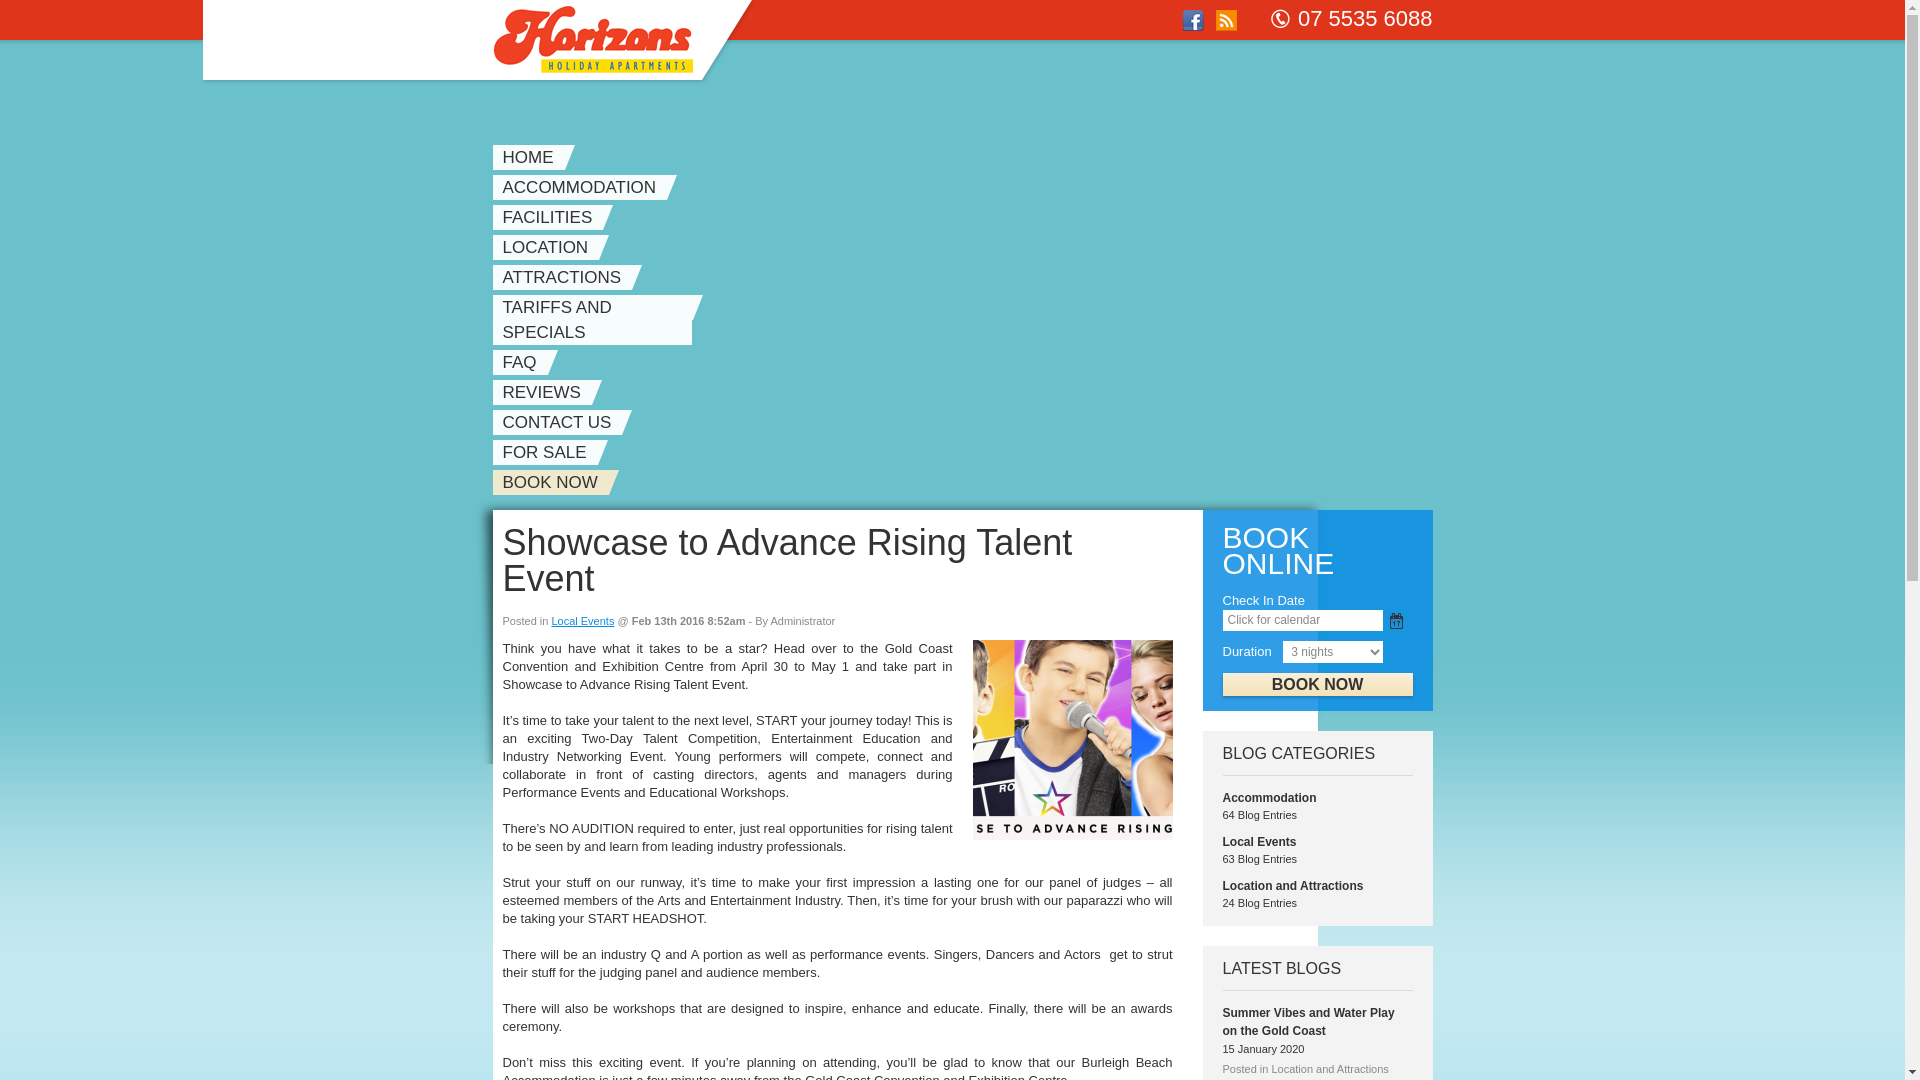 Image resolution: width=1920 pixels, height=1080 pixels. Describe the element at coordinates (1267, 797) in the screenshot. I see `'Accommodation'` at that location.